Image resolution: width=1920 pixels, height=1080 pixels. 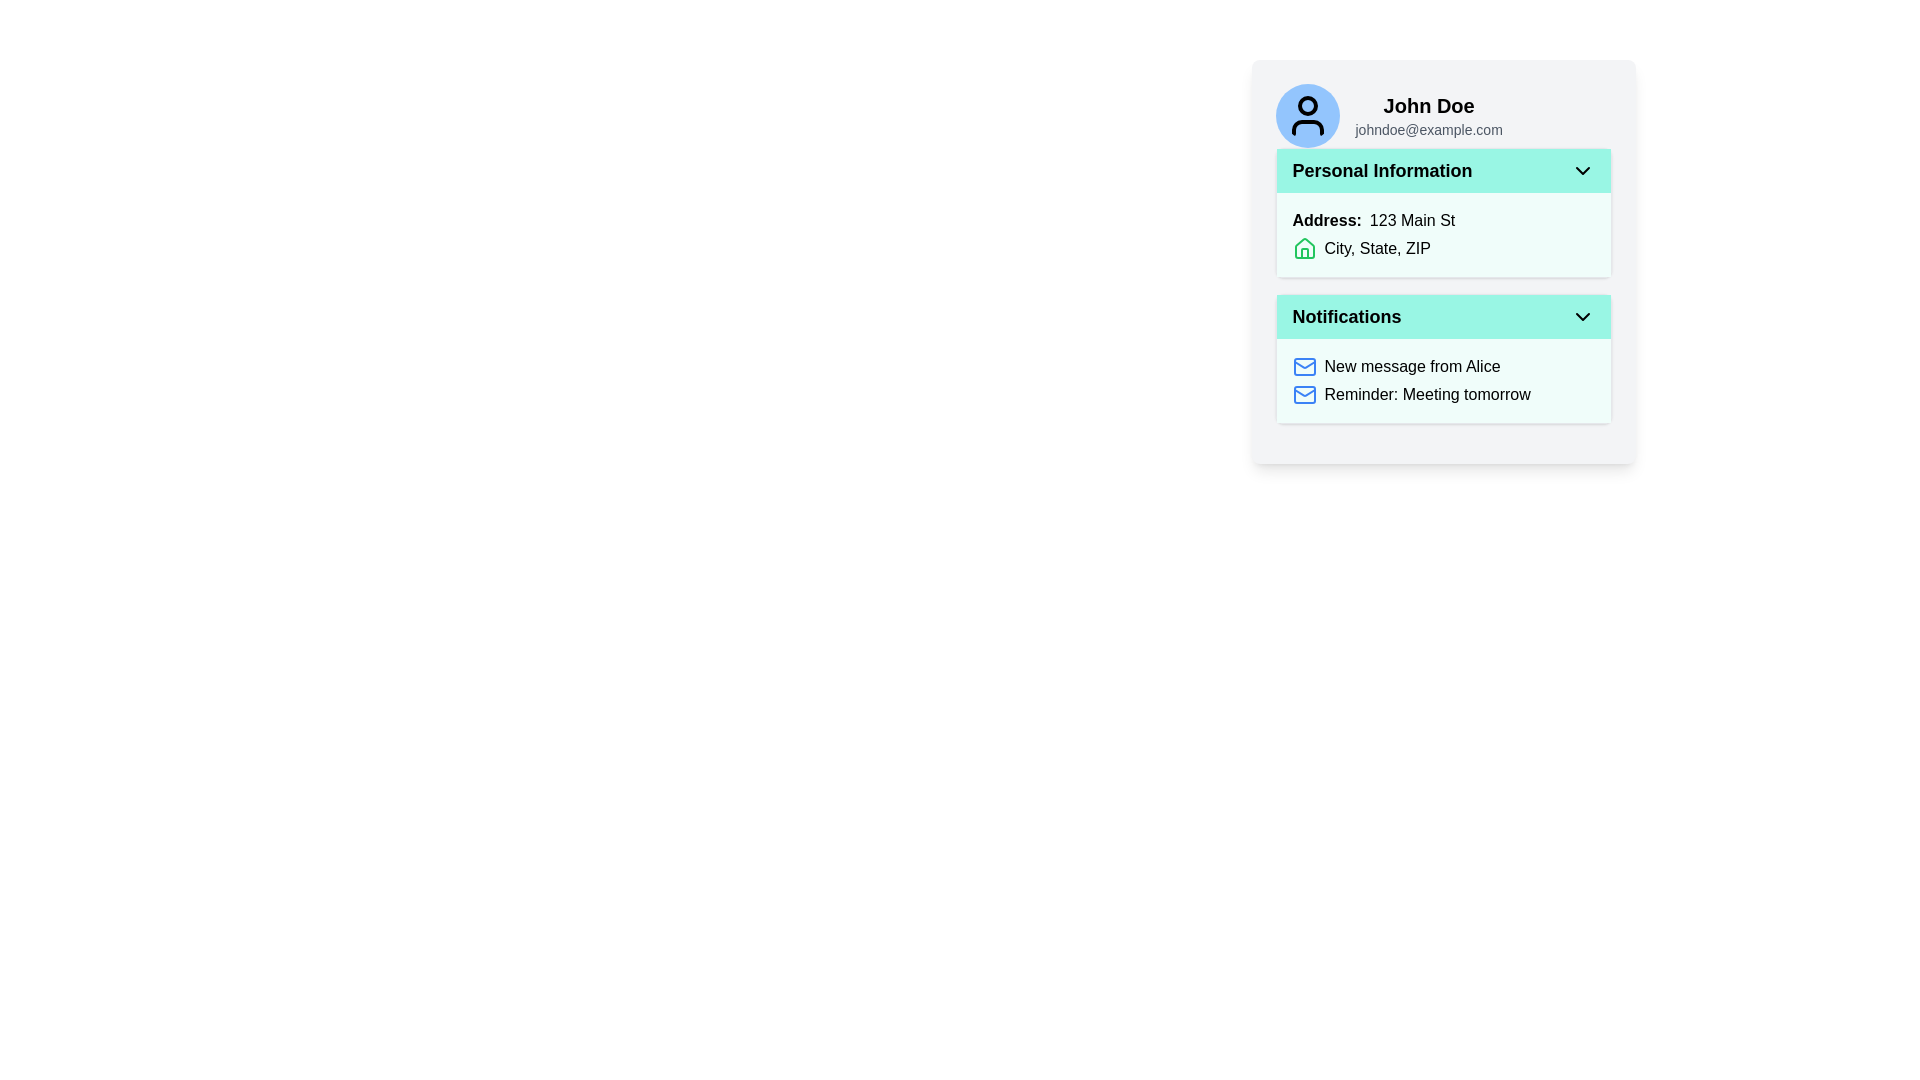 What do you see at coordinates (1443, 394) in the screenshot?
I see `the notification entry for a meeting reminder located in the bottom-right section of the interface, below the item that reads 'New message from Alice'` at bounding box center [1443, 394].